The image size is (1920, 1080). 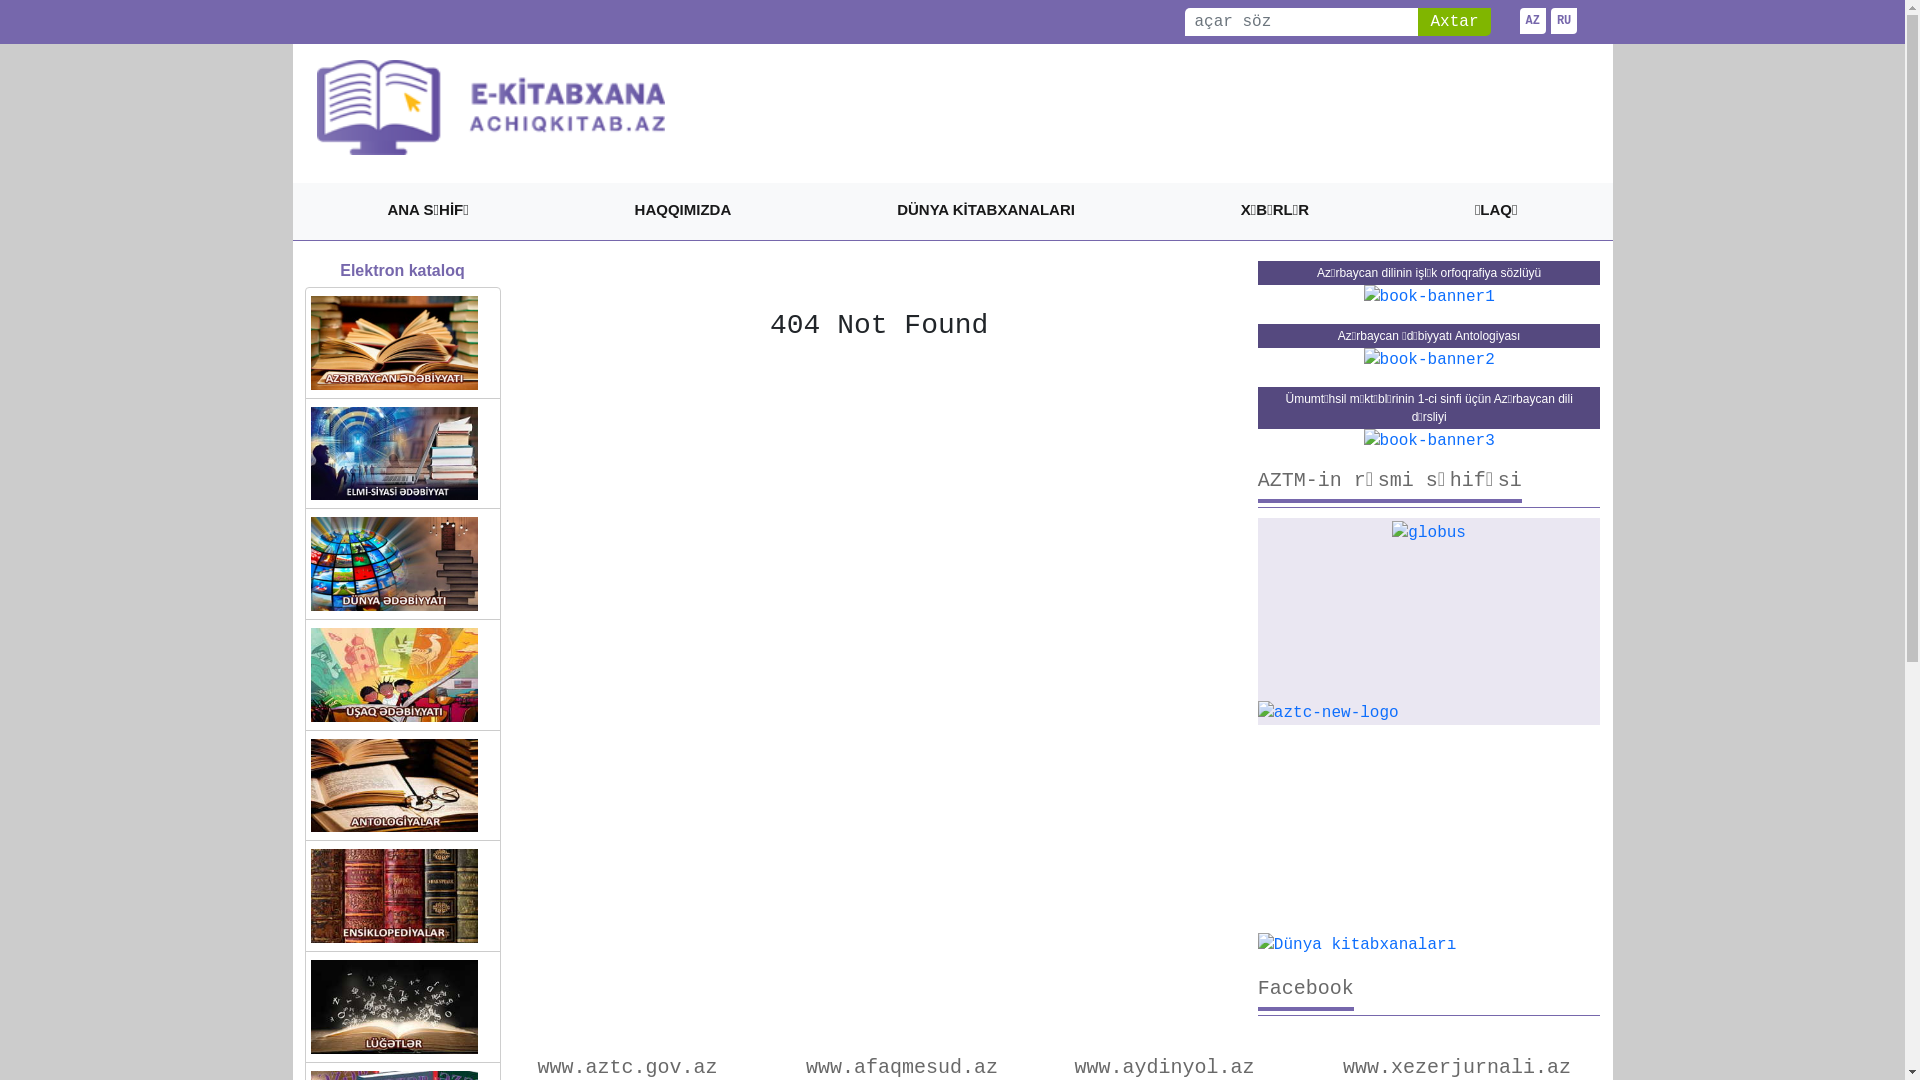 I want to click on 'Axtar', so click(x=1454, y=22).